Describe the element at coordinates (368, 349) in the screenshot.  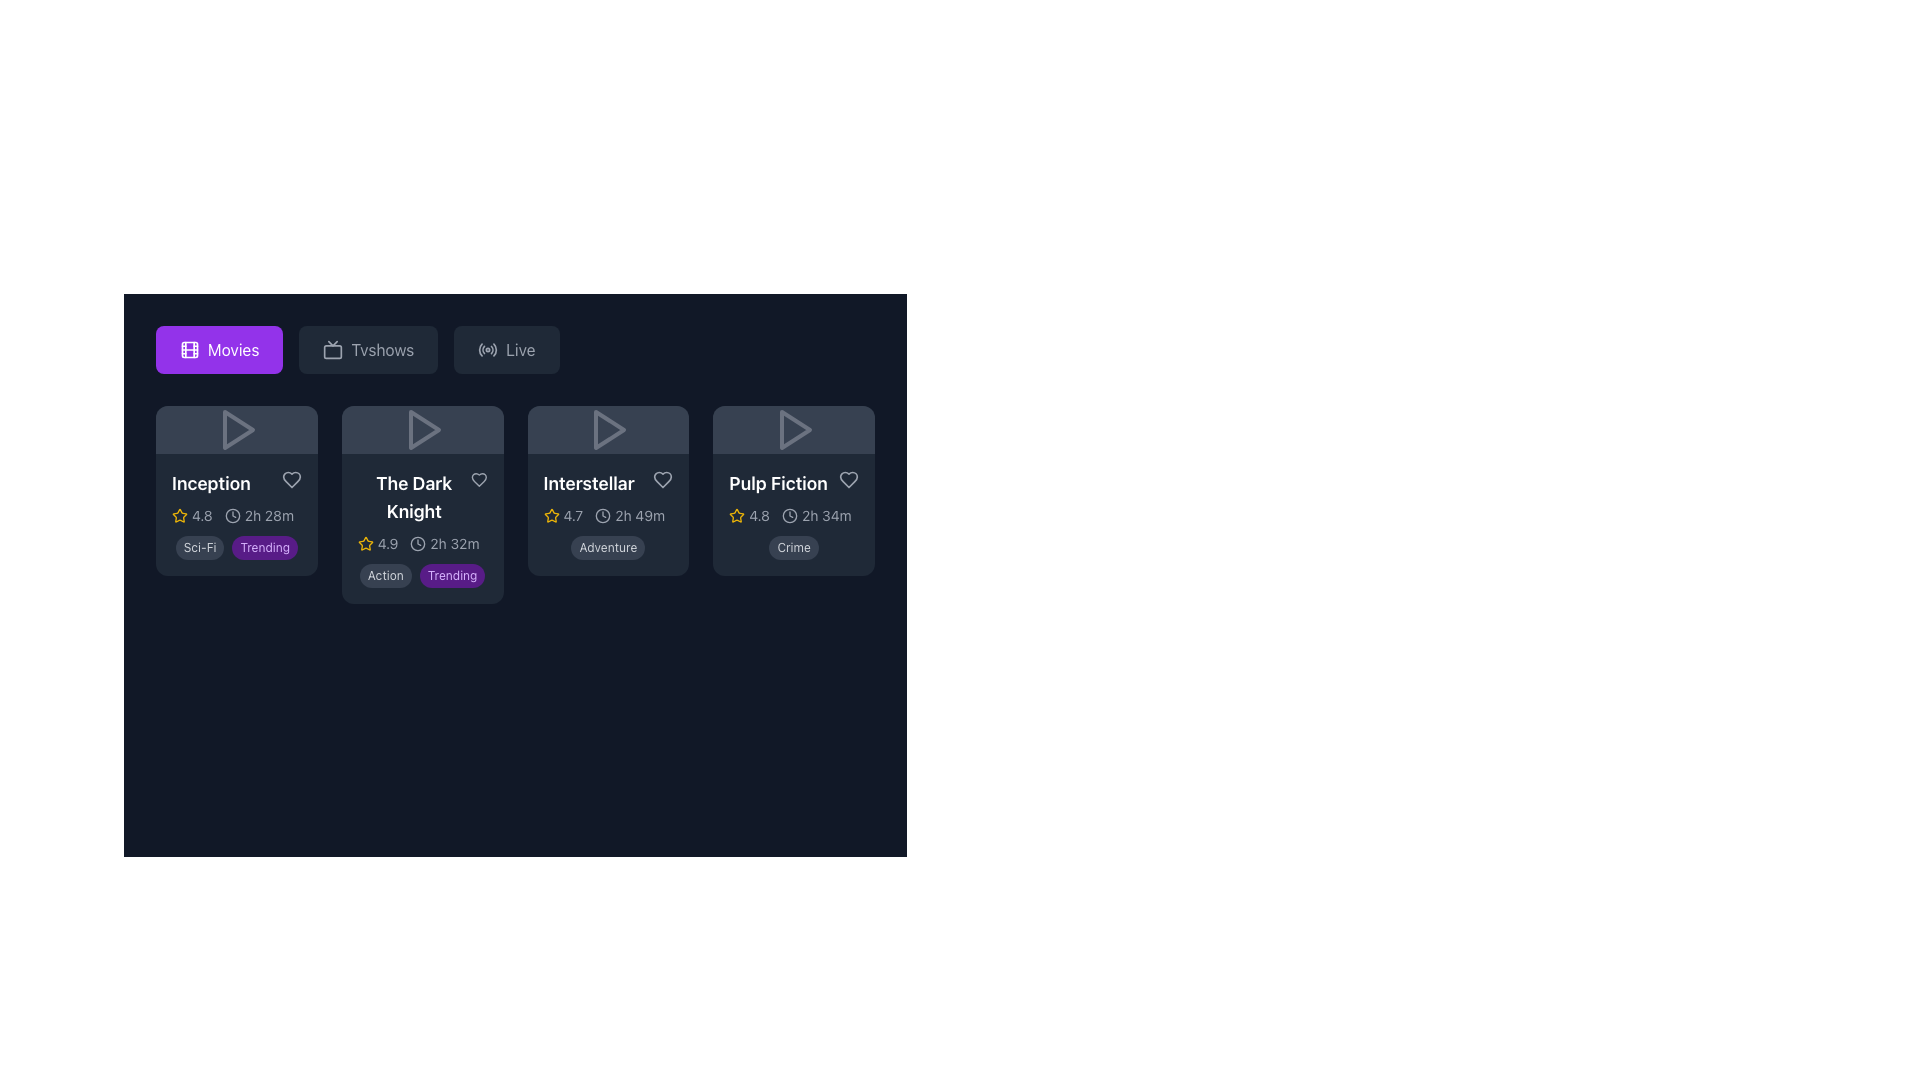
I see `the 'Tvshows' navigation button, which is the second button in a row of three, located between the 'Movies' button with a purple background and the 'Live' button` at that location.